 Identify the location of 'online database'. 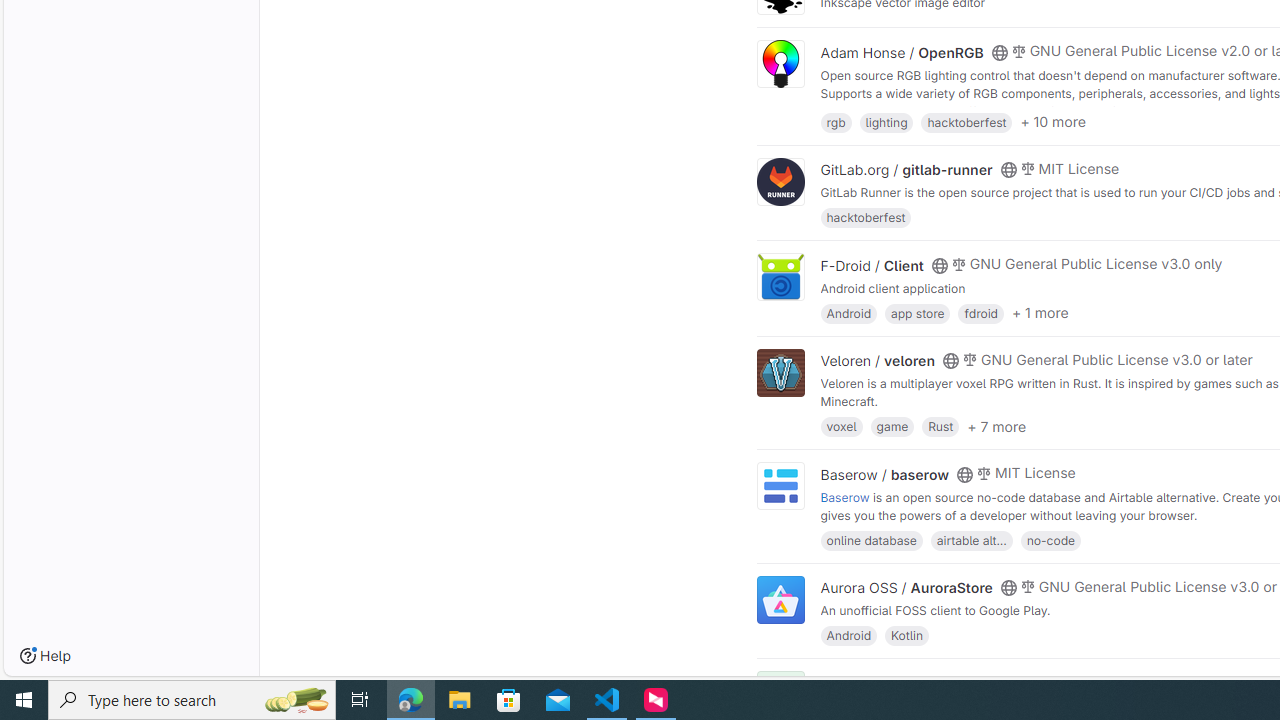
(871, 538).